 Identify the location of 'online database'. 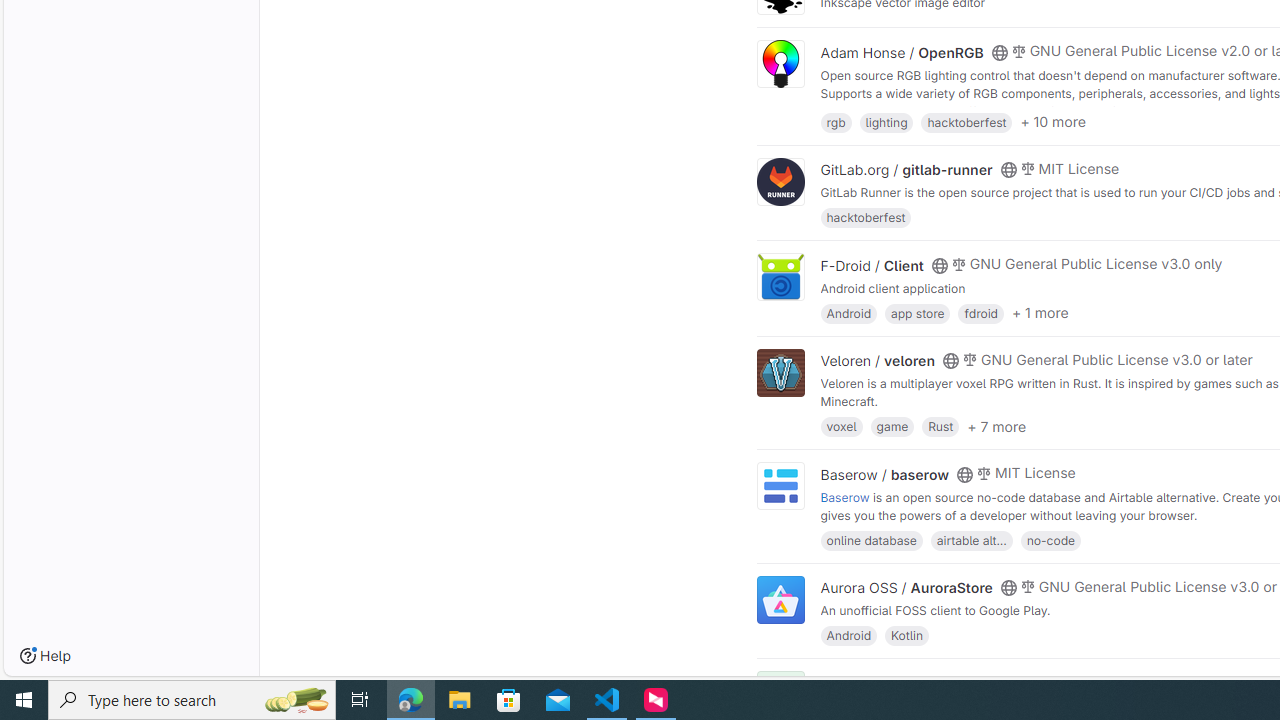
(871, 538).